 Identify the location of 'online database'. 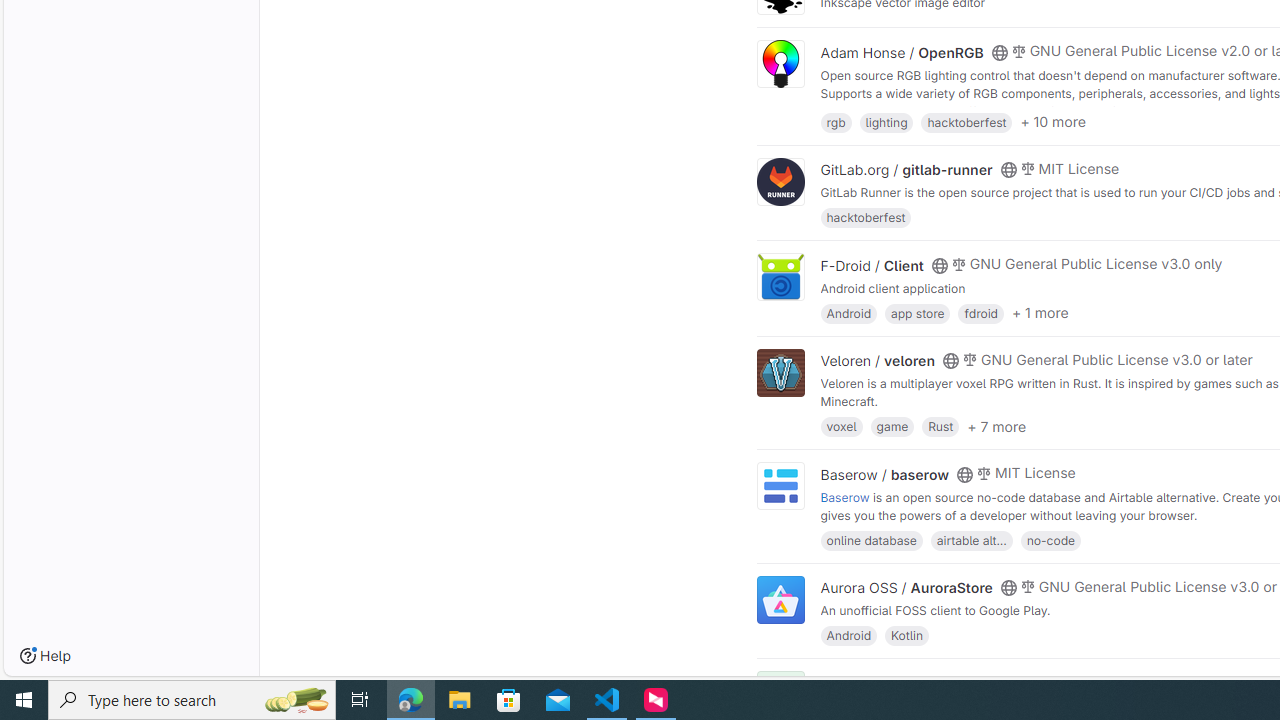
(871, 538).